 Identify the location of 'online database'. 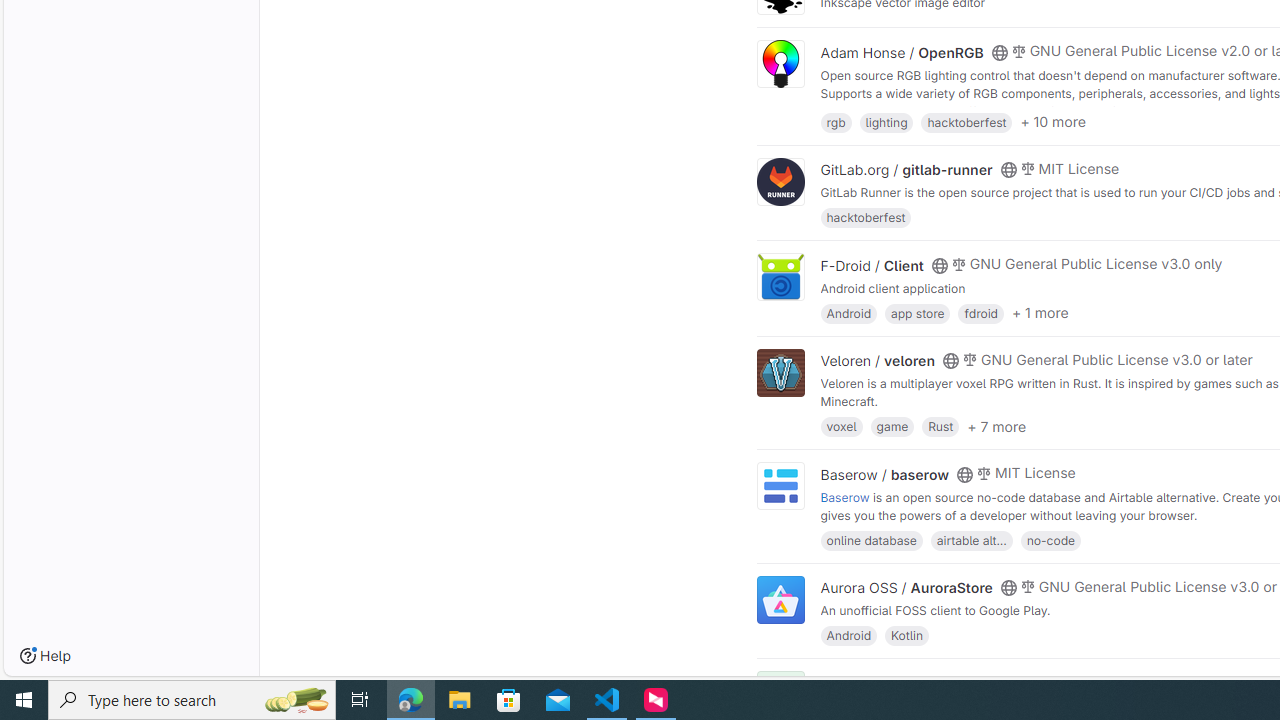
(871, 538).